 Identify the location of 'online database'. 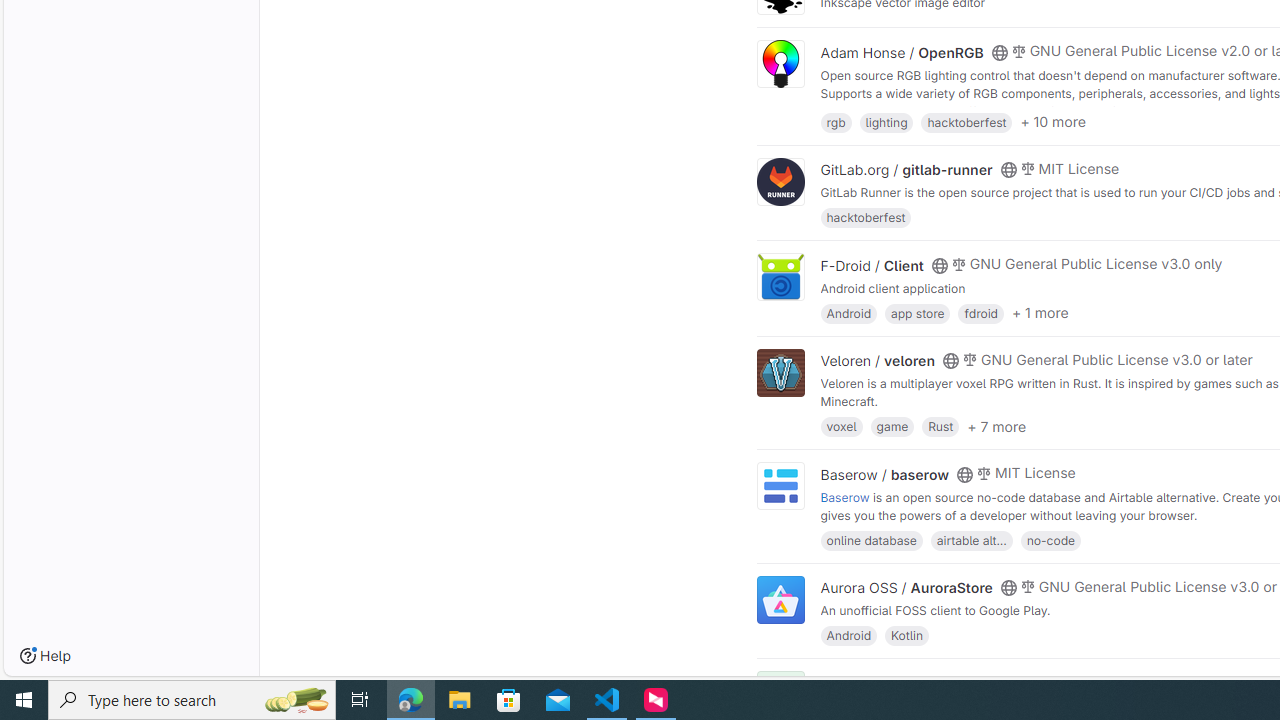
(871, 538).